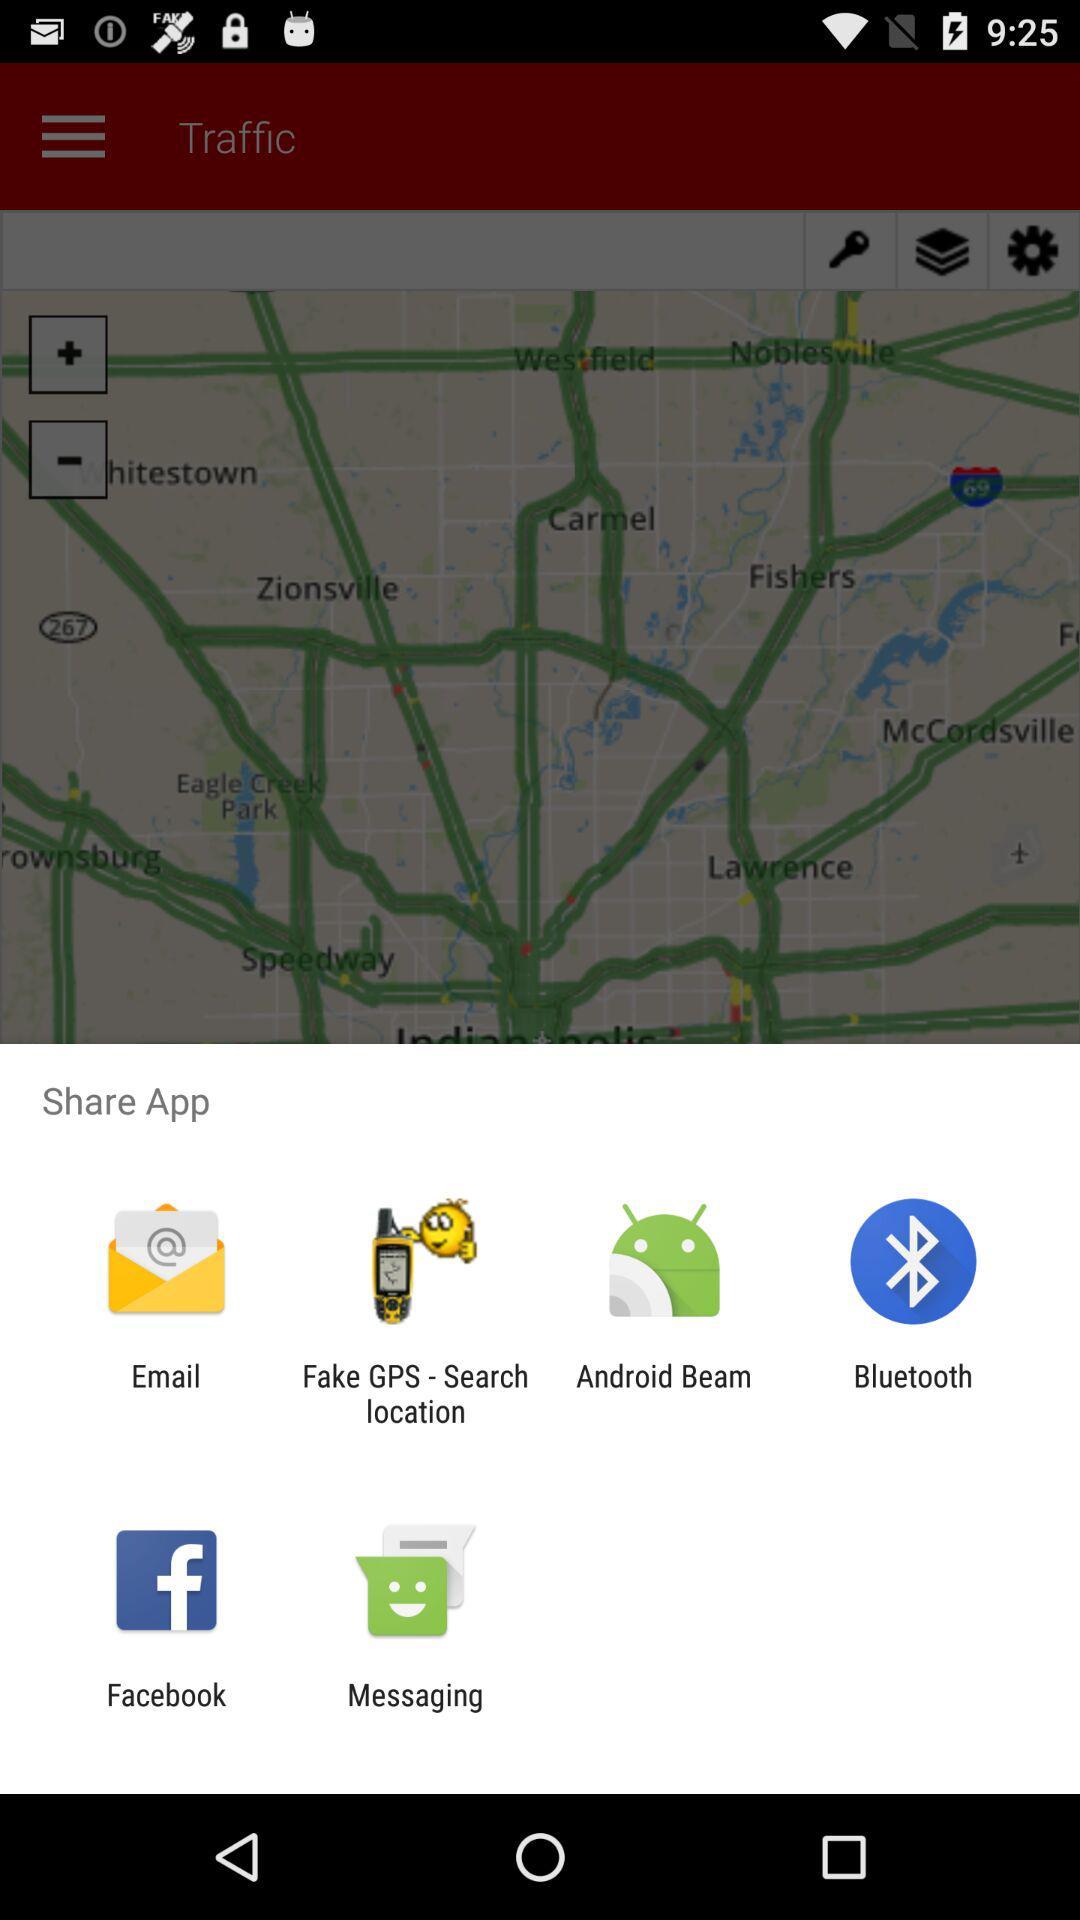 This screenshot has height=1920, width=1080. I want to click on facebook app, so click(165, 1711).